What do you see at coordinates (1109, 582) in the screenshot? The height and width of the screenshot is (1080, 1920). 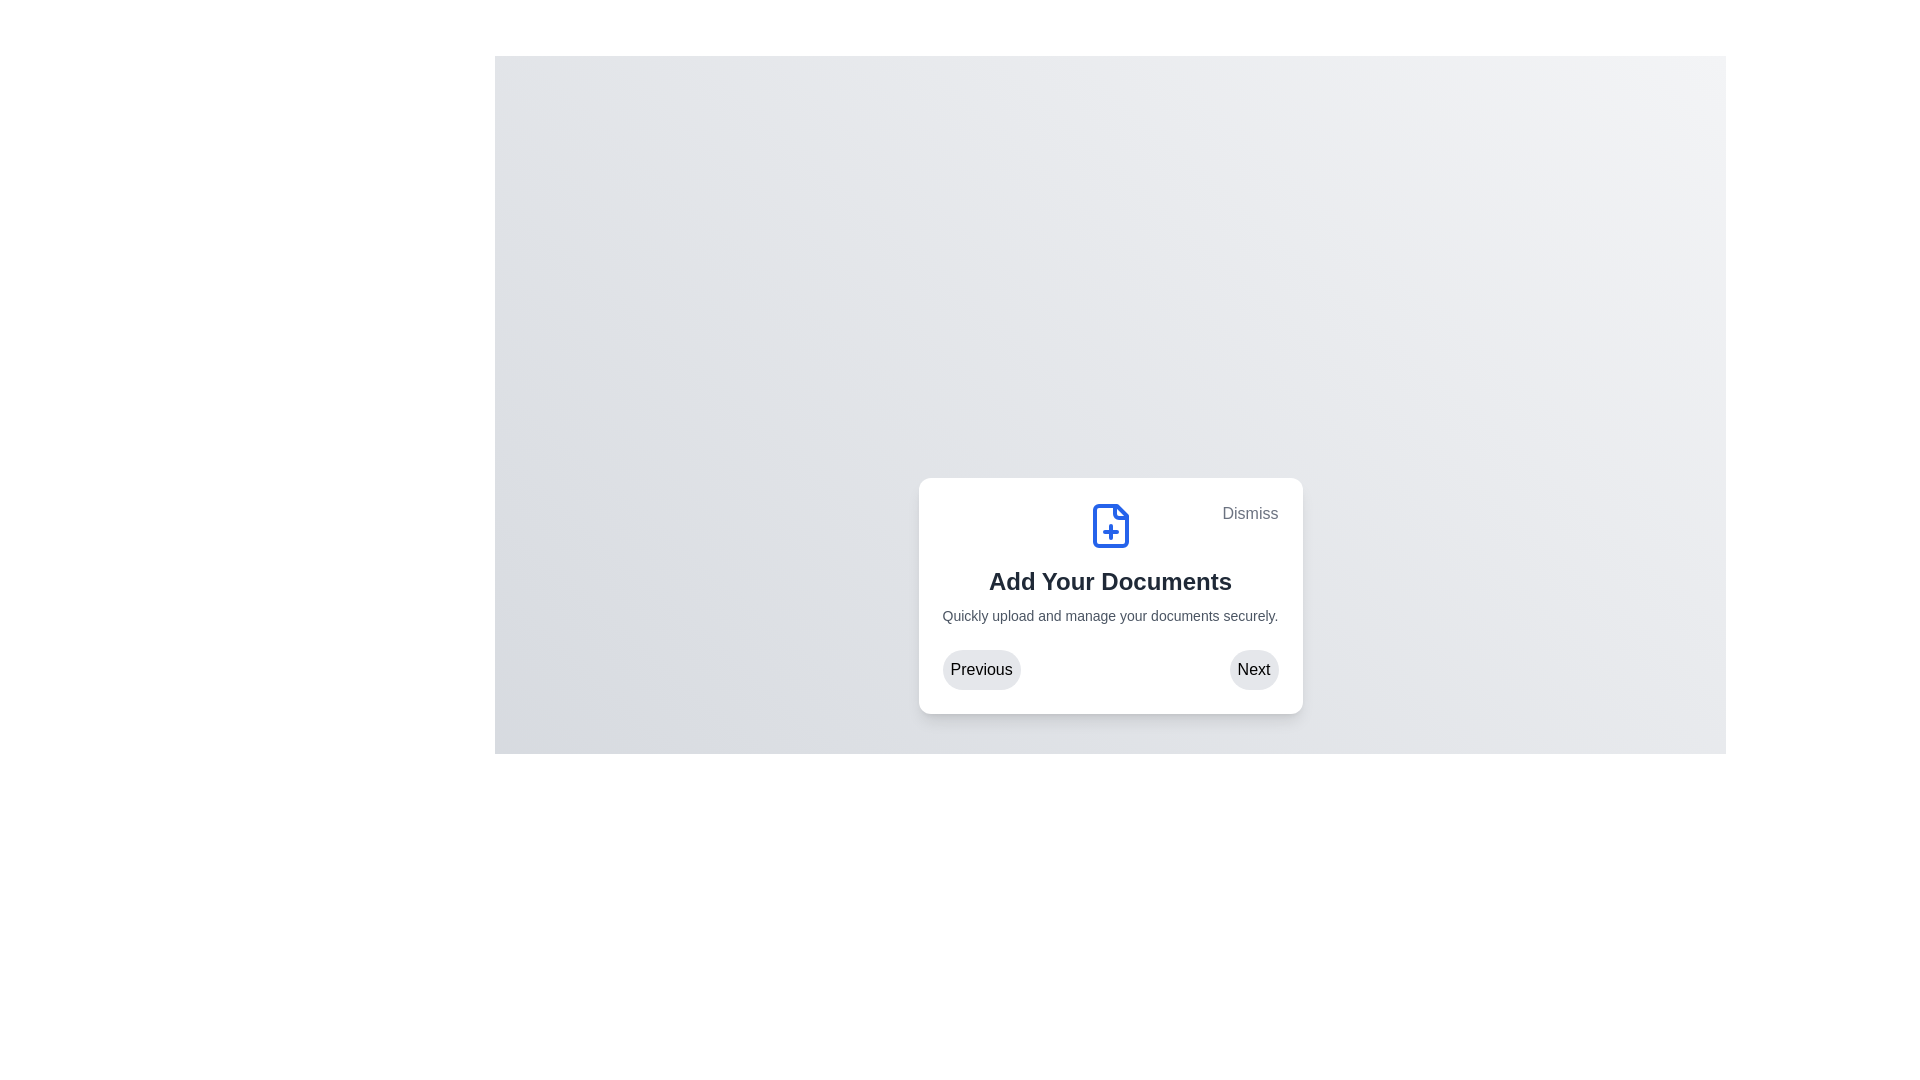 I see `the heading text element that introduces the functionality of uploading and managing documents, located below the document icon and above the descriptive text` at bounding box center [1109, 582].